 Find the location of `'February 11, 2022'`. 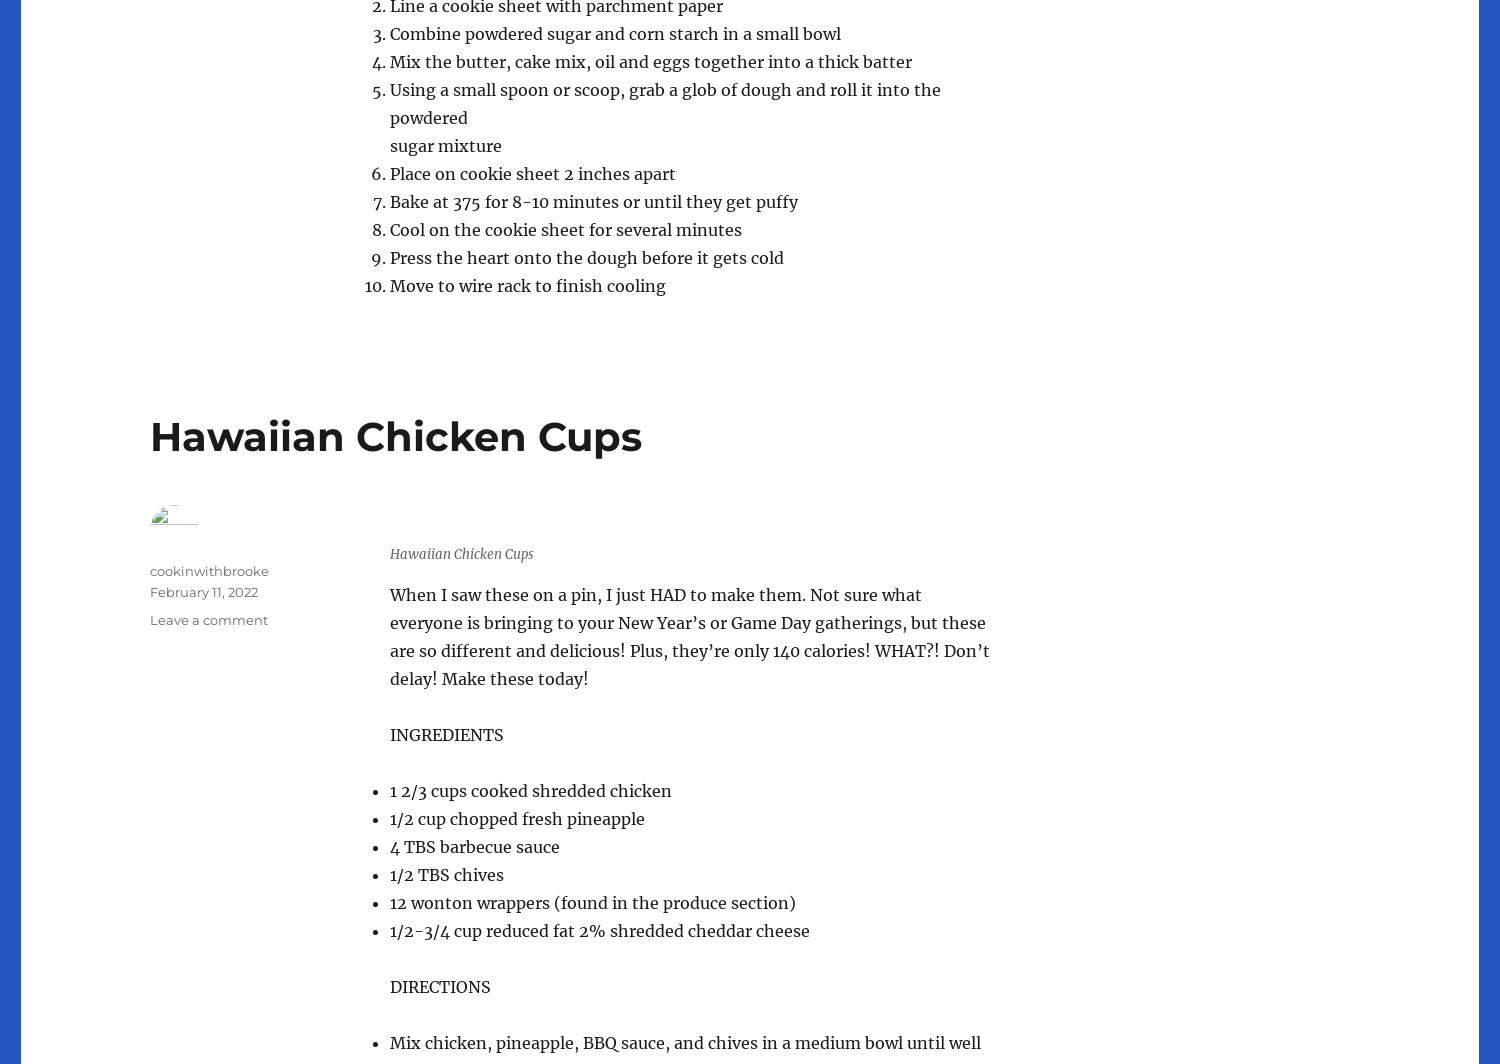

'February 11, 2022' is located at coordinates (203, 591).